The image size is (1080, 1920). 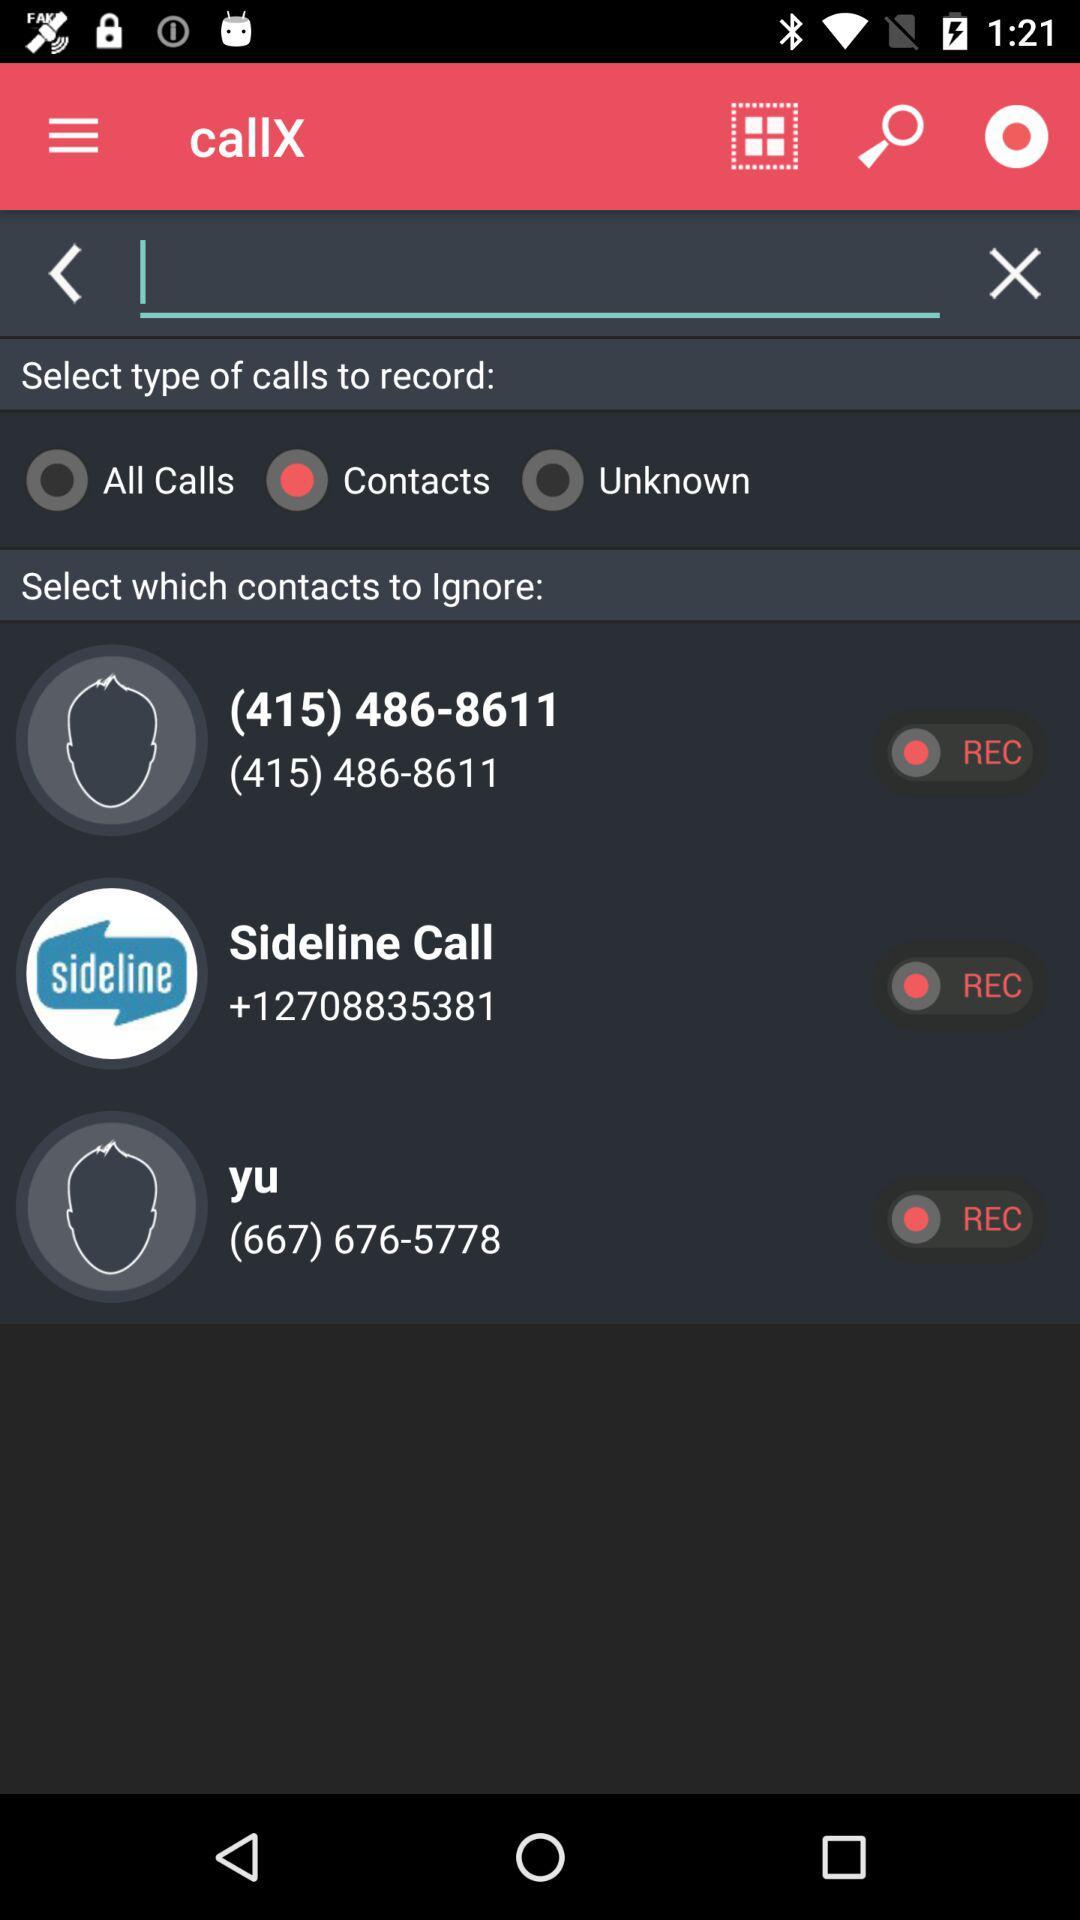 I want to click on starts recording, so click(x=1017, y=135).